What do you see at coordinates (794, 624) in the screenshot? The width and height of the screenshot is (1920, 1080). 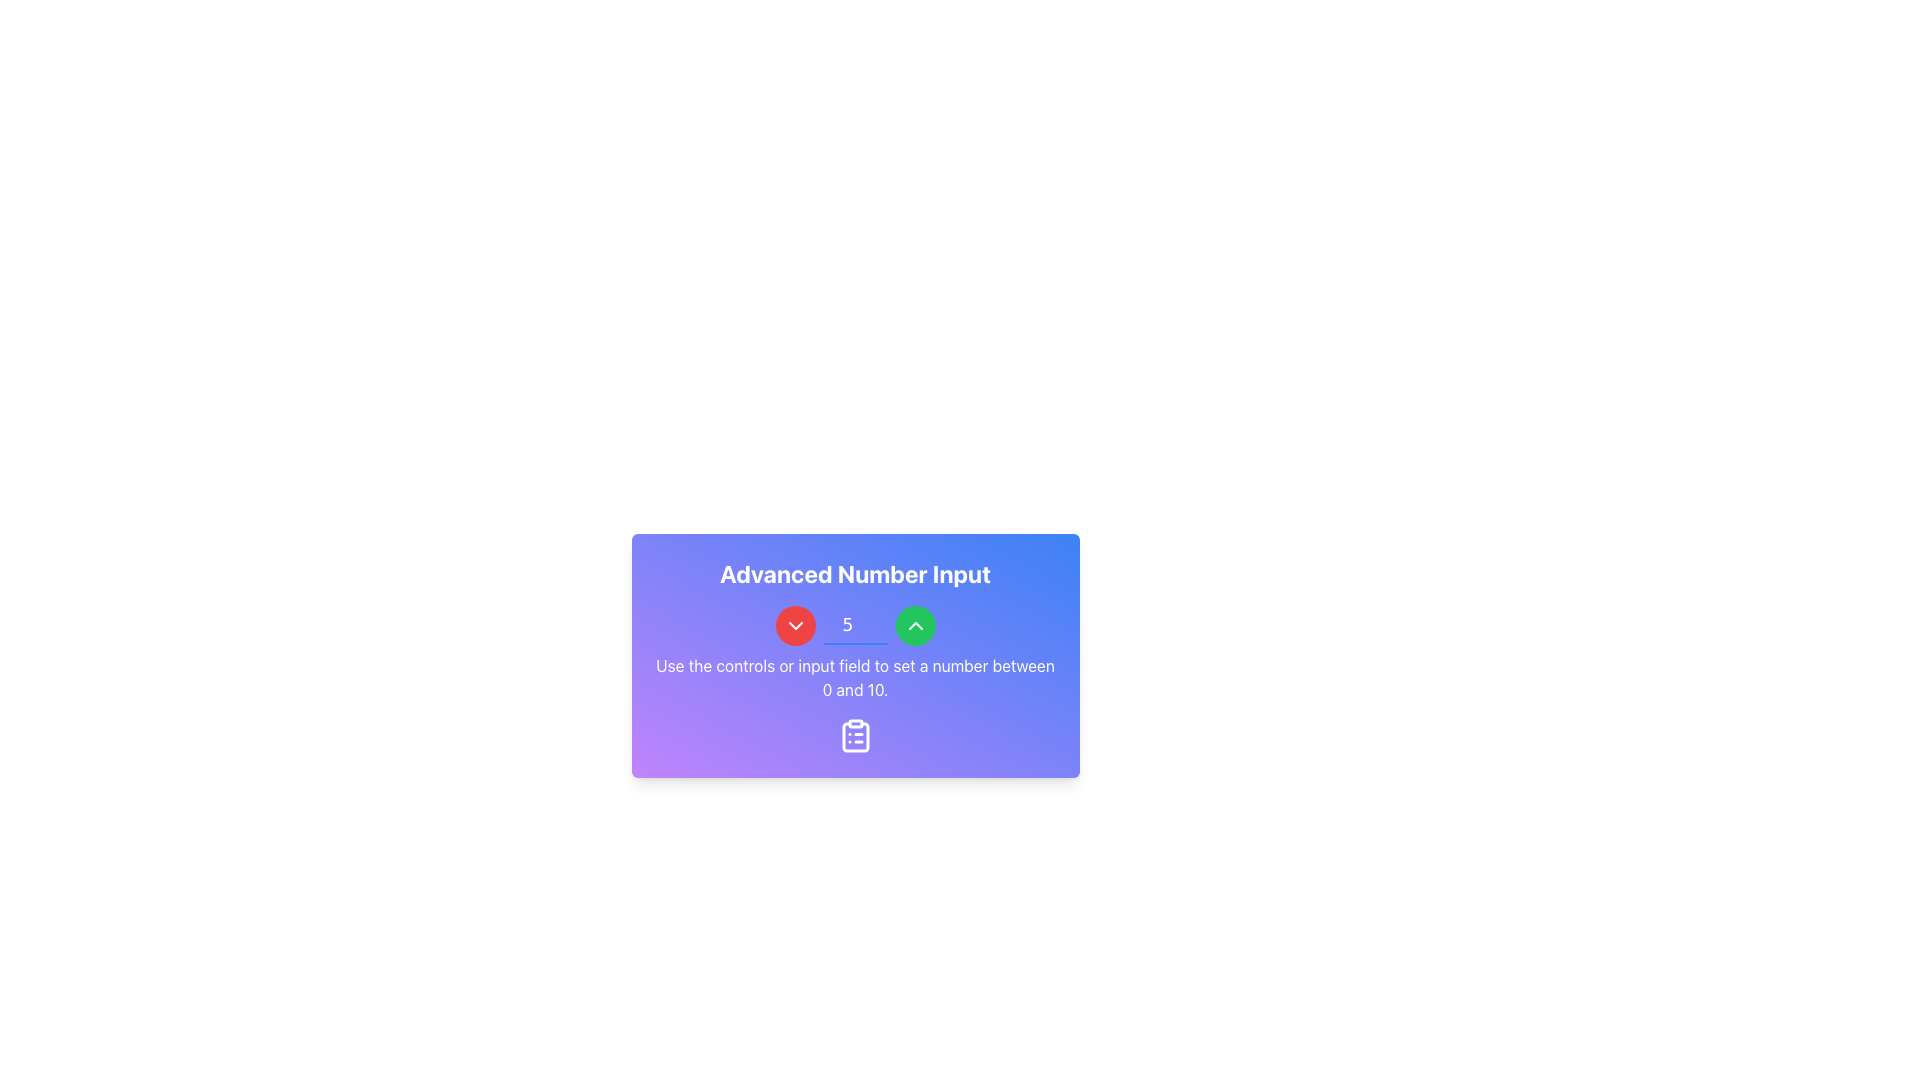 I see `the downward-pointing chevron icon button with a red background to decrement the numeric value in the input field labeled '5'` at bounding box center [794, 624].